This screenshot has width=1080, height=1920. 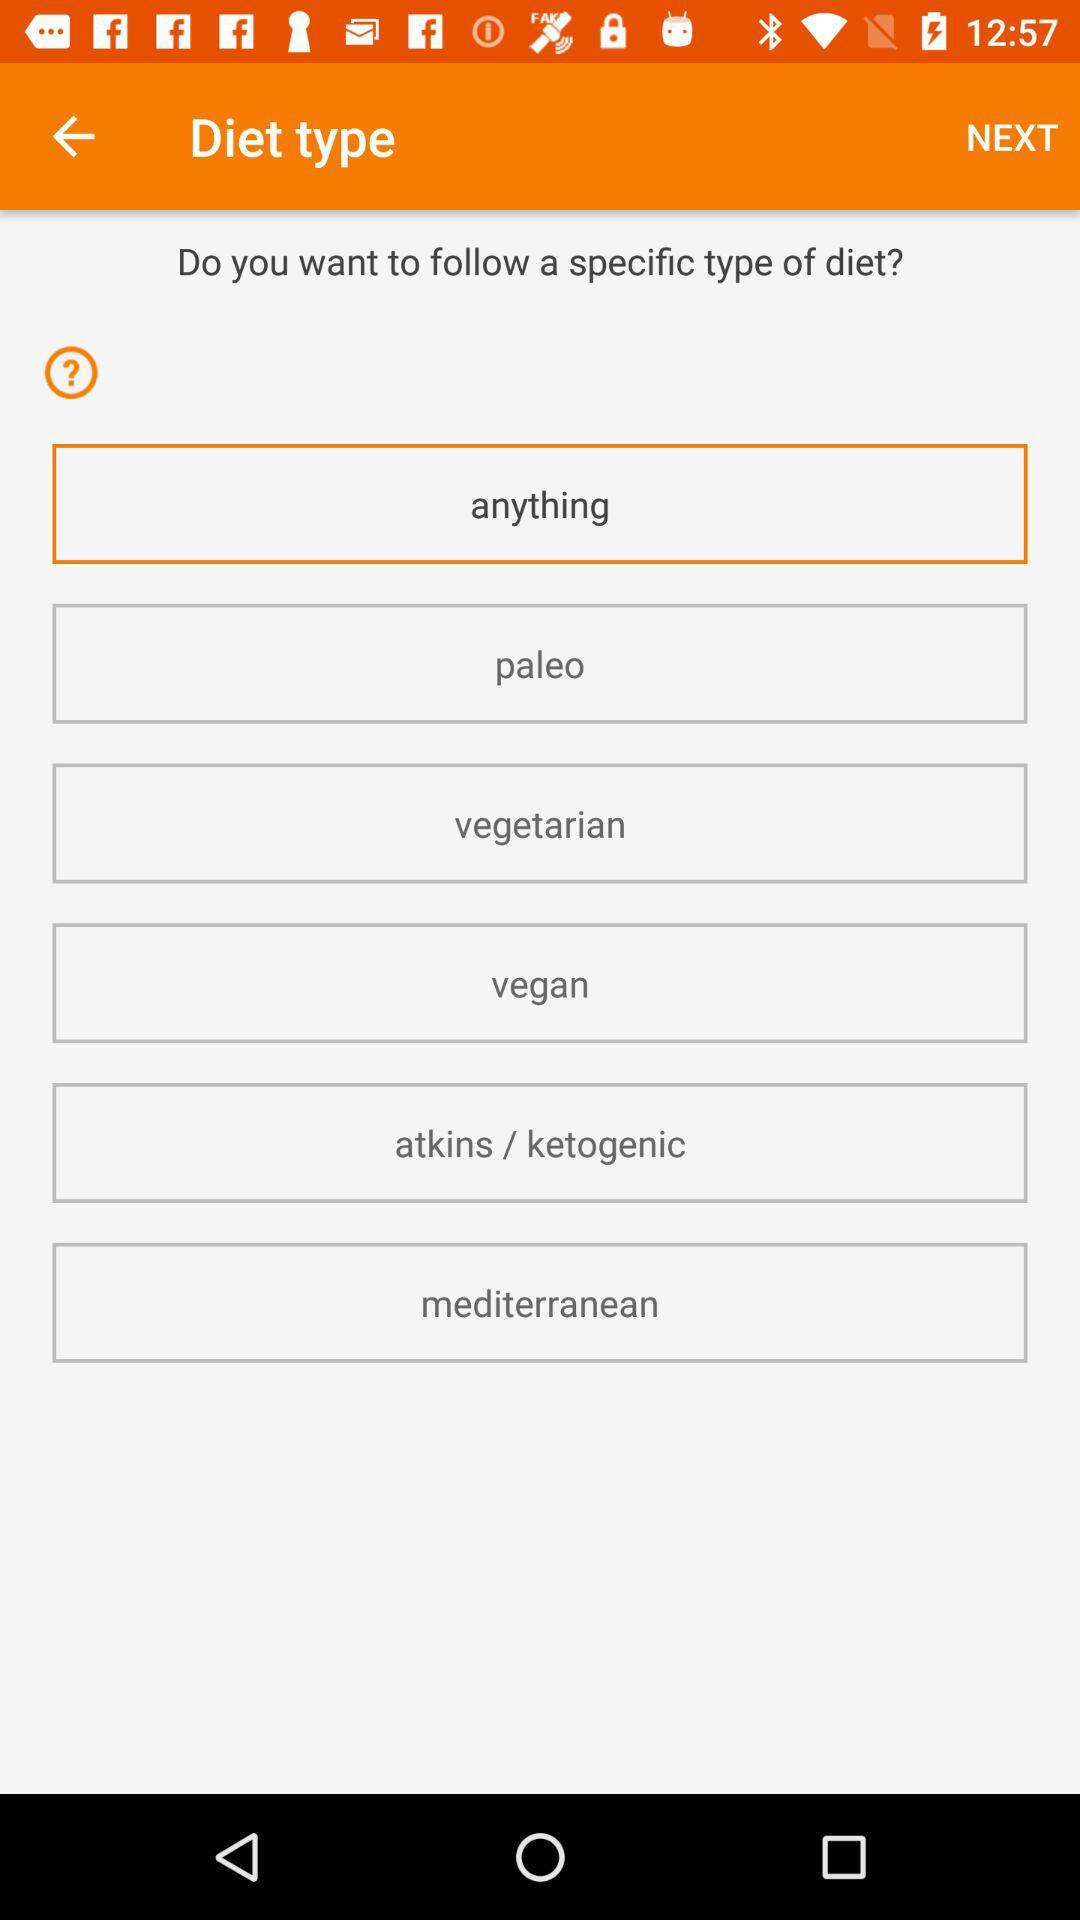 What do you see at coordinates (540, 1142) in the screenshot?
I see `item below vegan item` at bounding box center [540, 1142].